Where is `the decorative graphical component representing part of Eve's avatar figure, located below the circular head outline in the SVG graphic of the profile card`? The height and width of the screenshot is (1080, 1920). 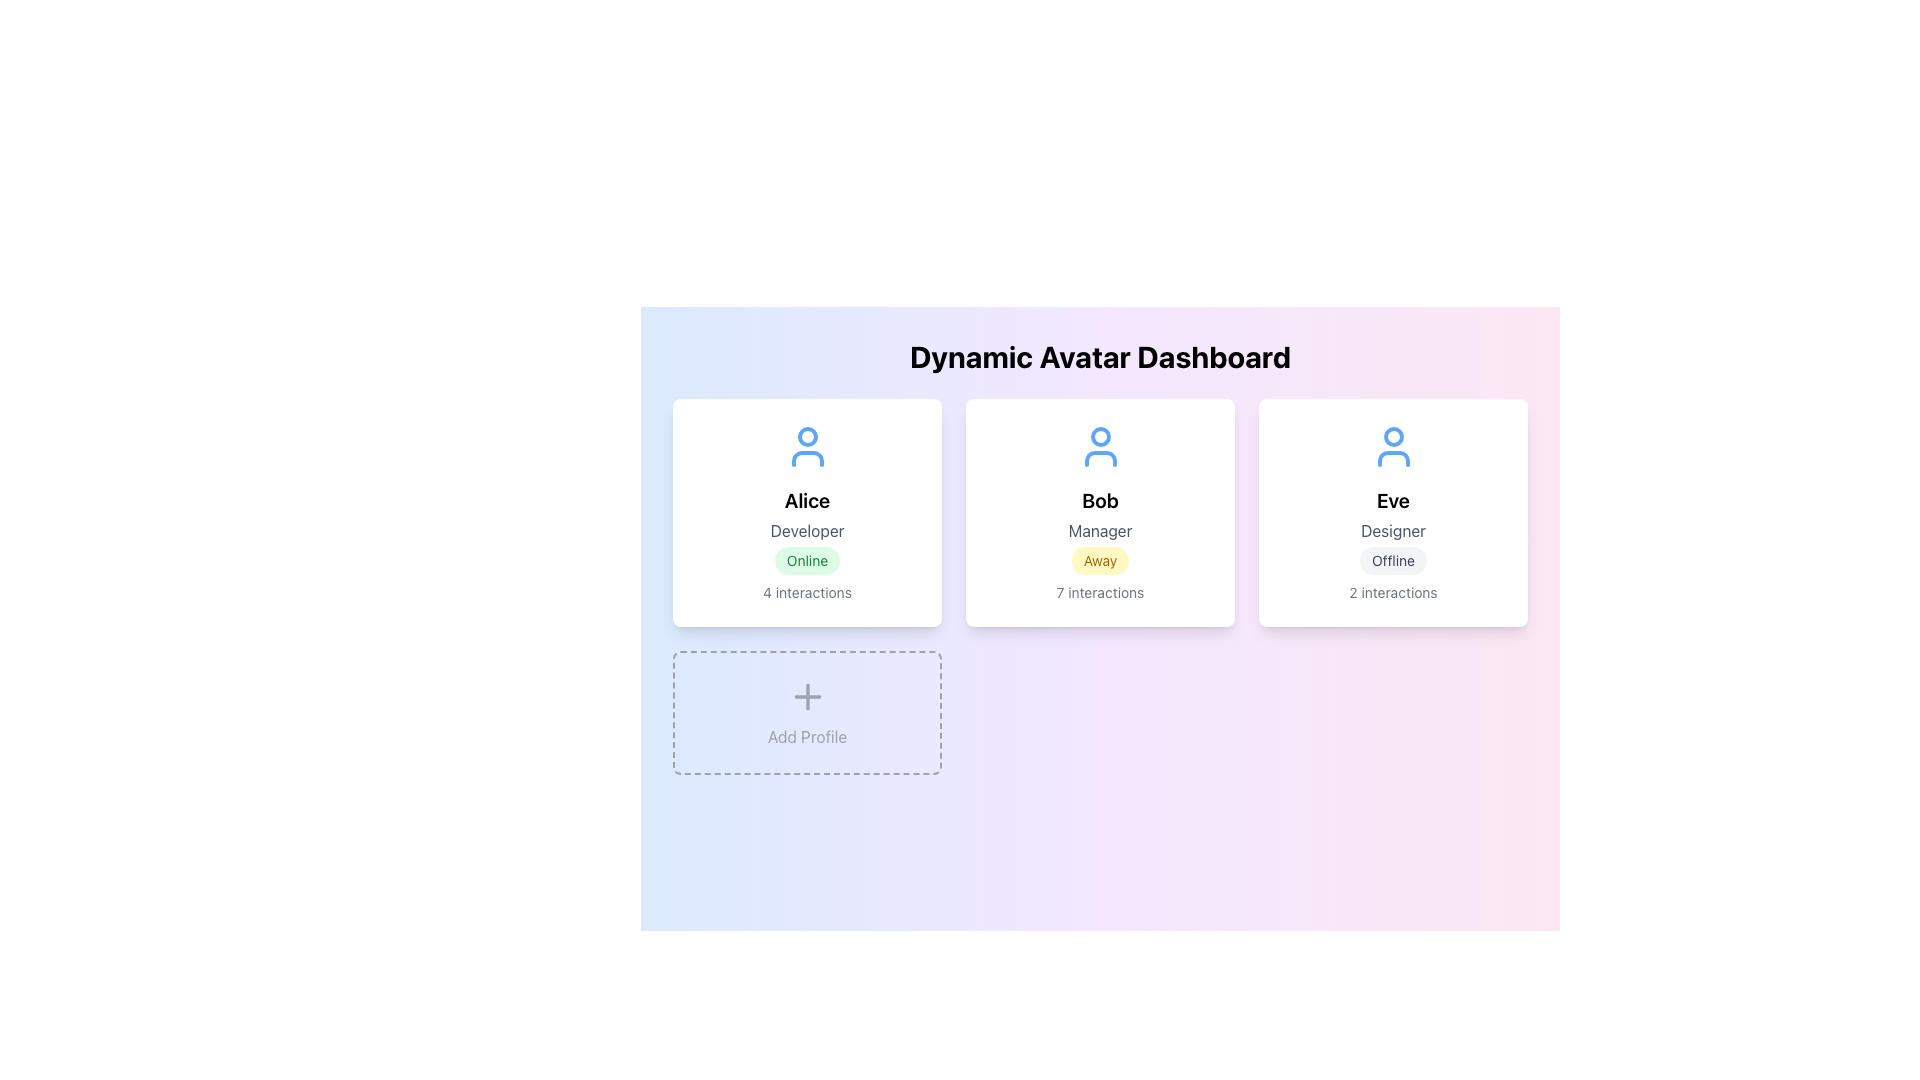
the decorative graphical component representing part of Eve's avatar figure, located below the circular head outline in the SVG graphic of the profile card is located at coordinates (1392, 459).